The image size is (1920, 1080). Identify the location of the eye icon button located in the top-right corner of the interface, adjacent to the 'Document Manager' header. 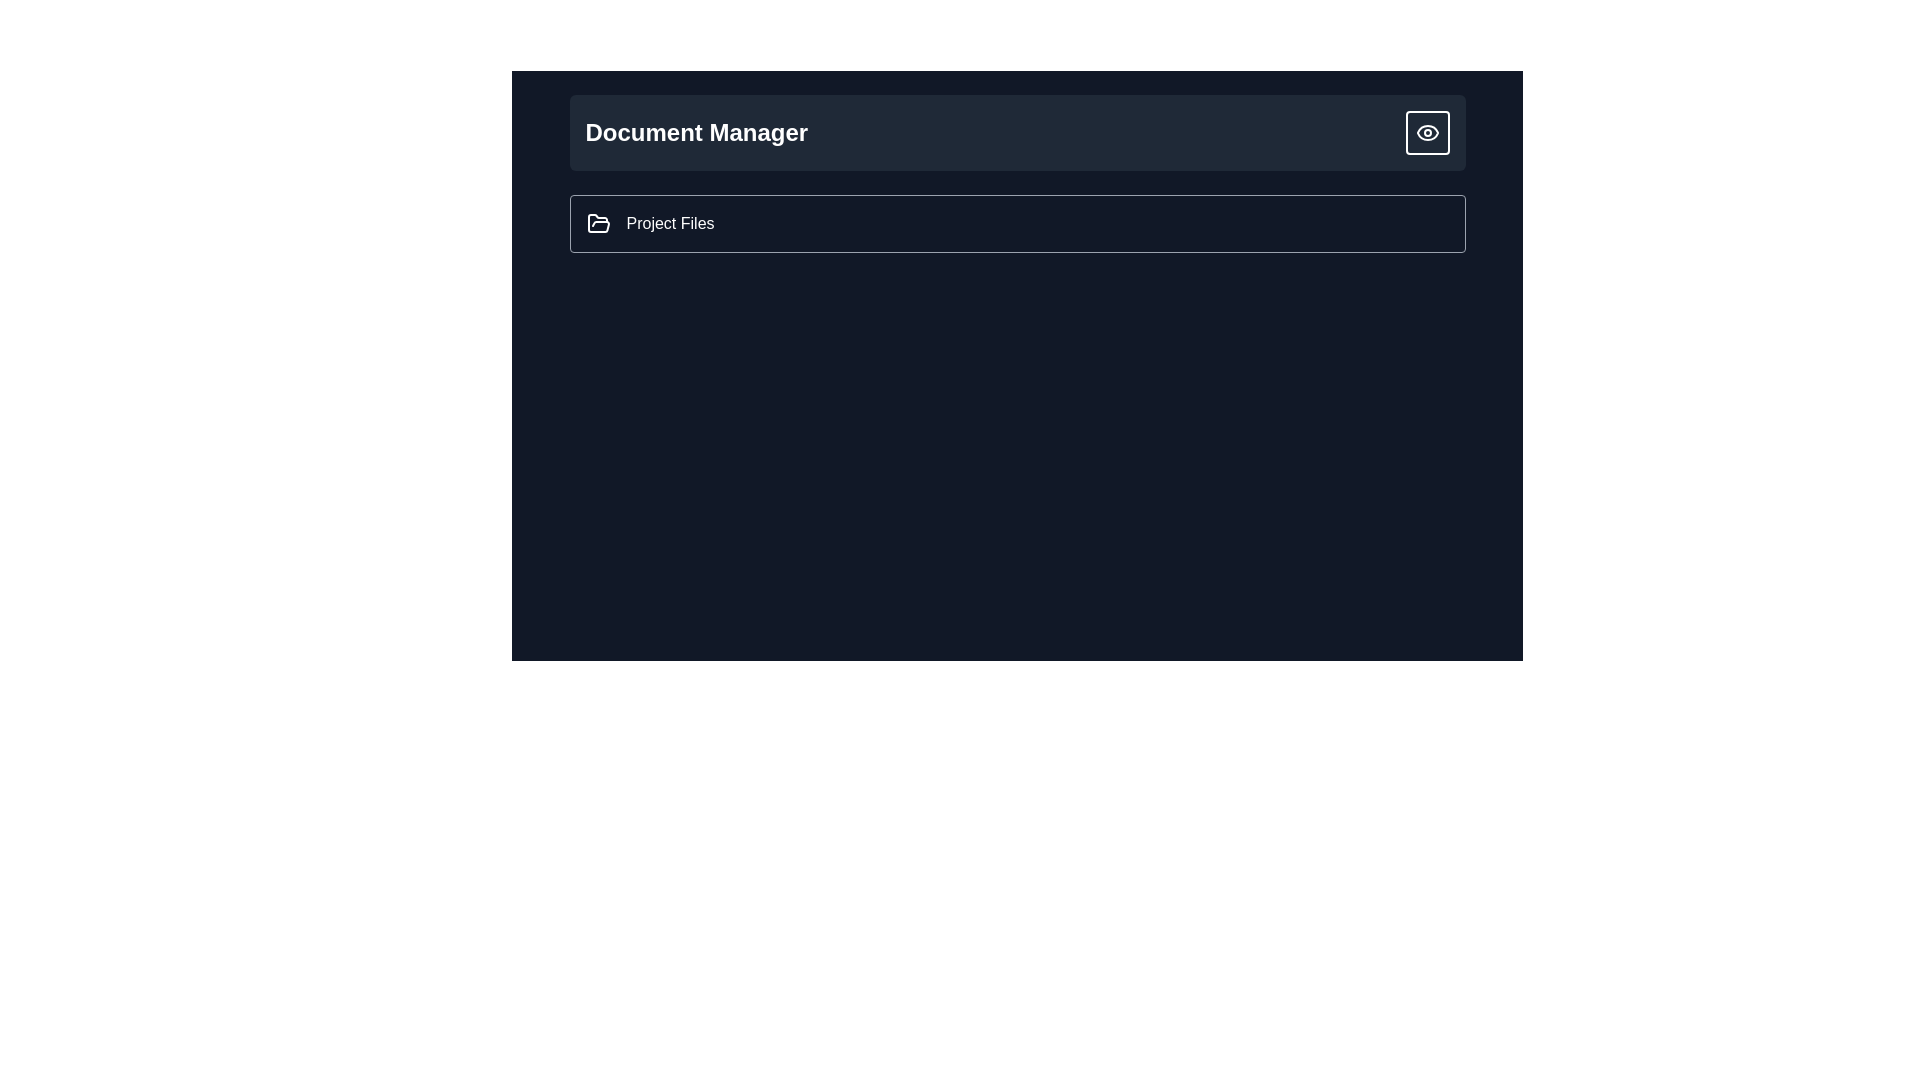
(1426, 132).